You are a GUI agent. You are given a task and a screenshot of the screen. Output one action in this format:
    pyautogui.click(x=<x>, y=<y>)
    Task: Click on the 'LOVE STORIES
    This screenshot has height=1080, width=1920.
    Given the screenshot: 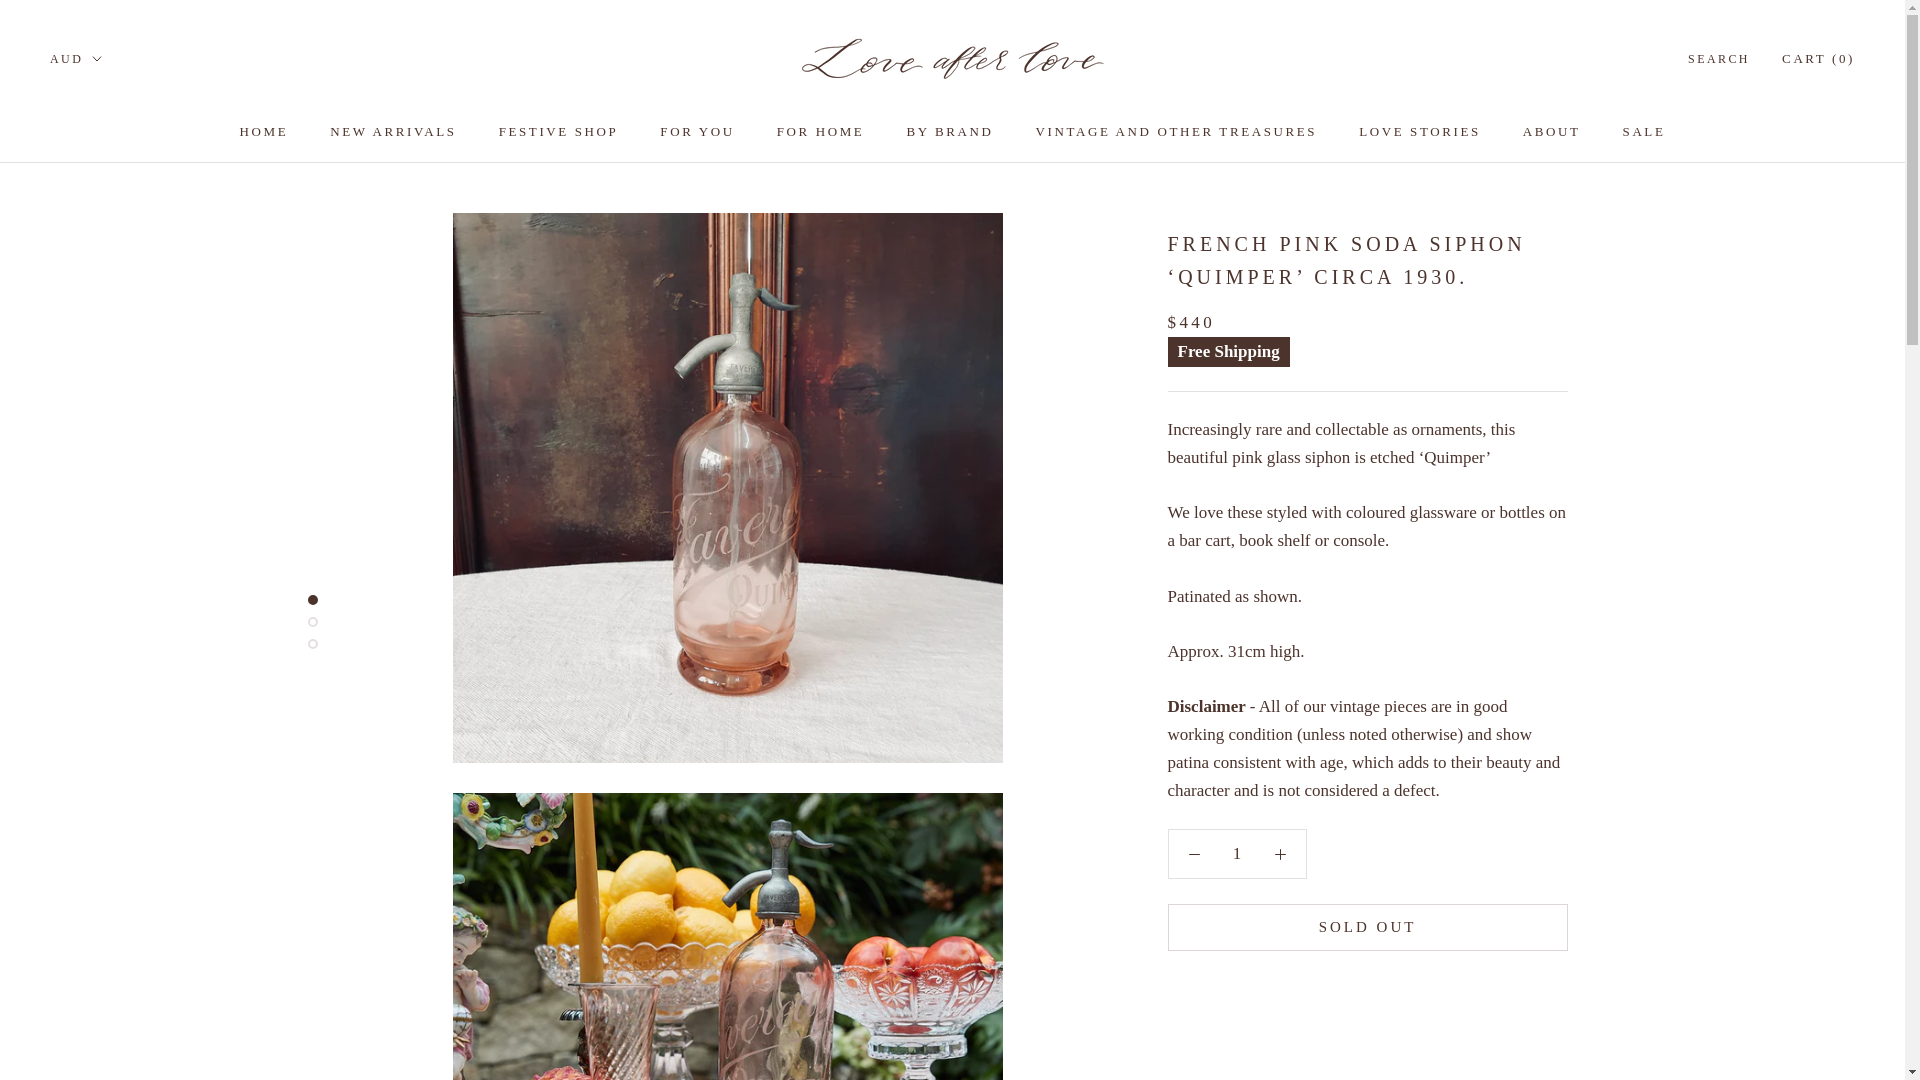 What is the action you would take?
    pyautogui.click(x=1419, y=131)
    